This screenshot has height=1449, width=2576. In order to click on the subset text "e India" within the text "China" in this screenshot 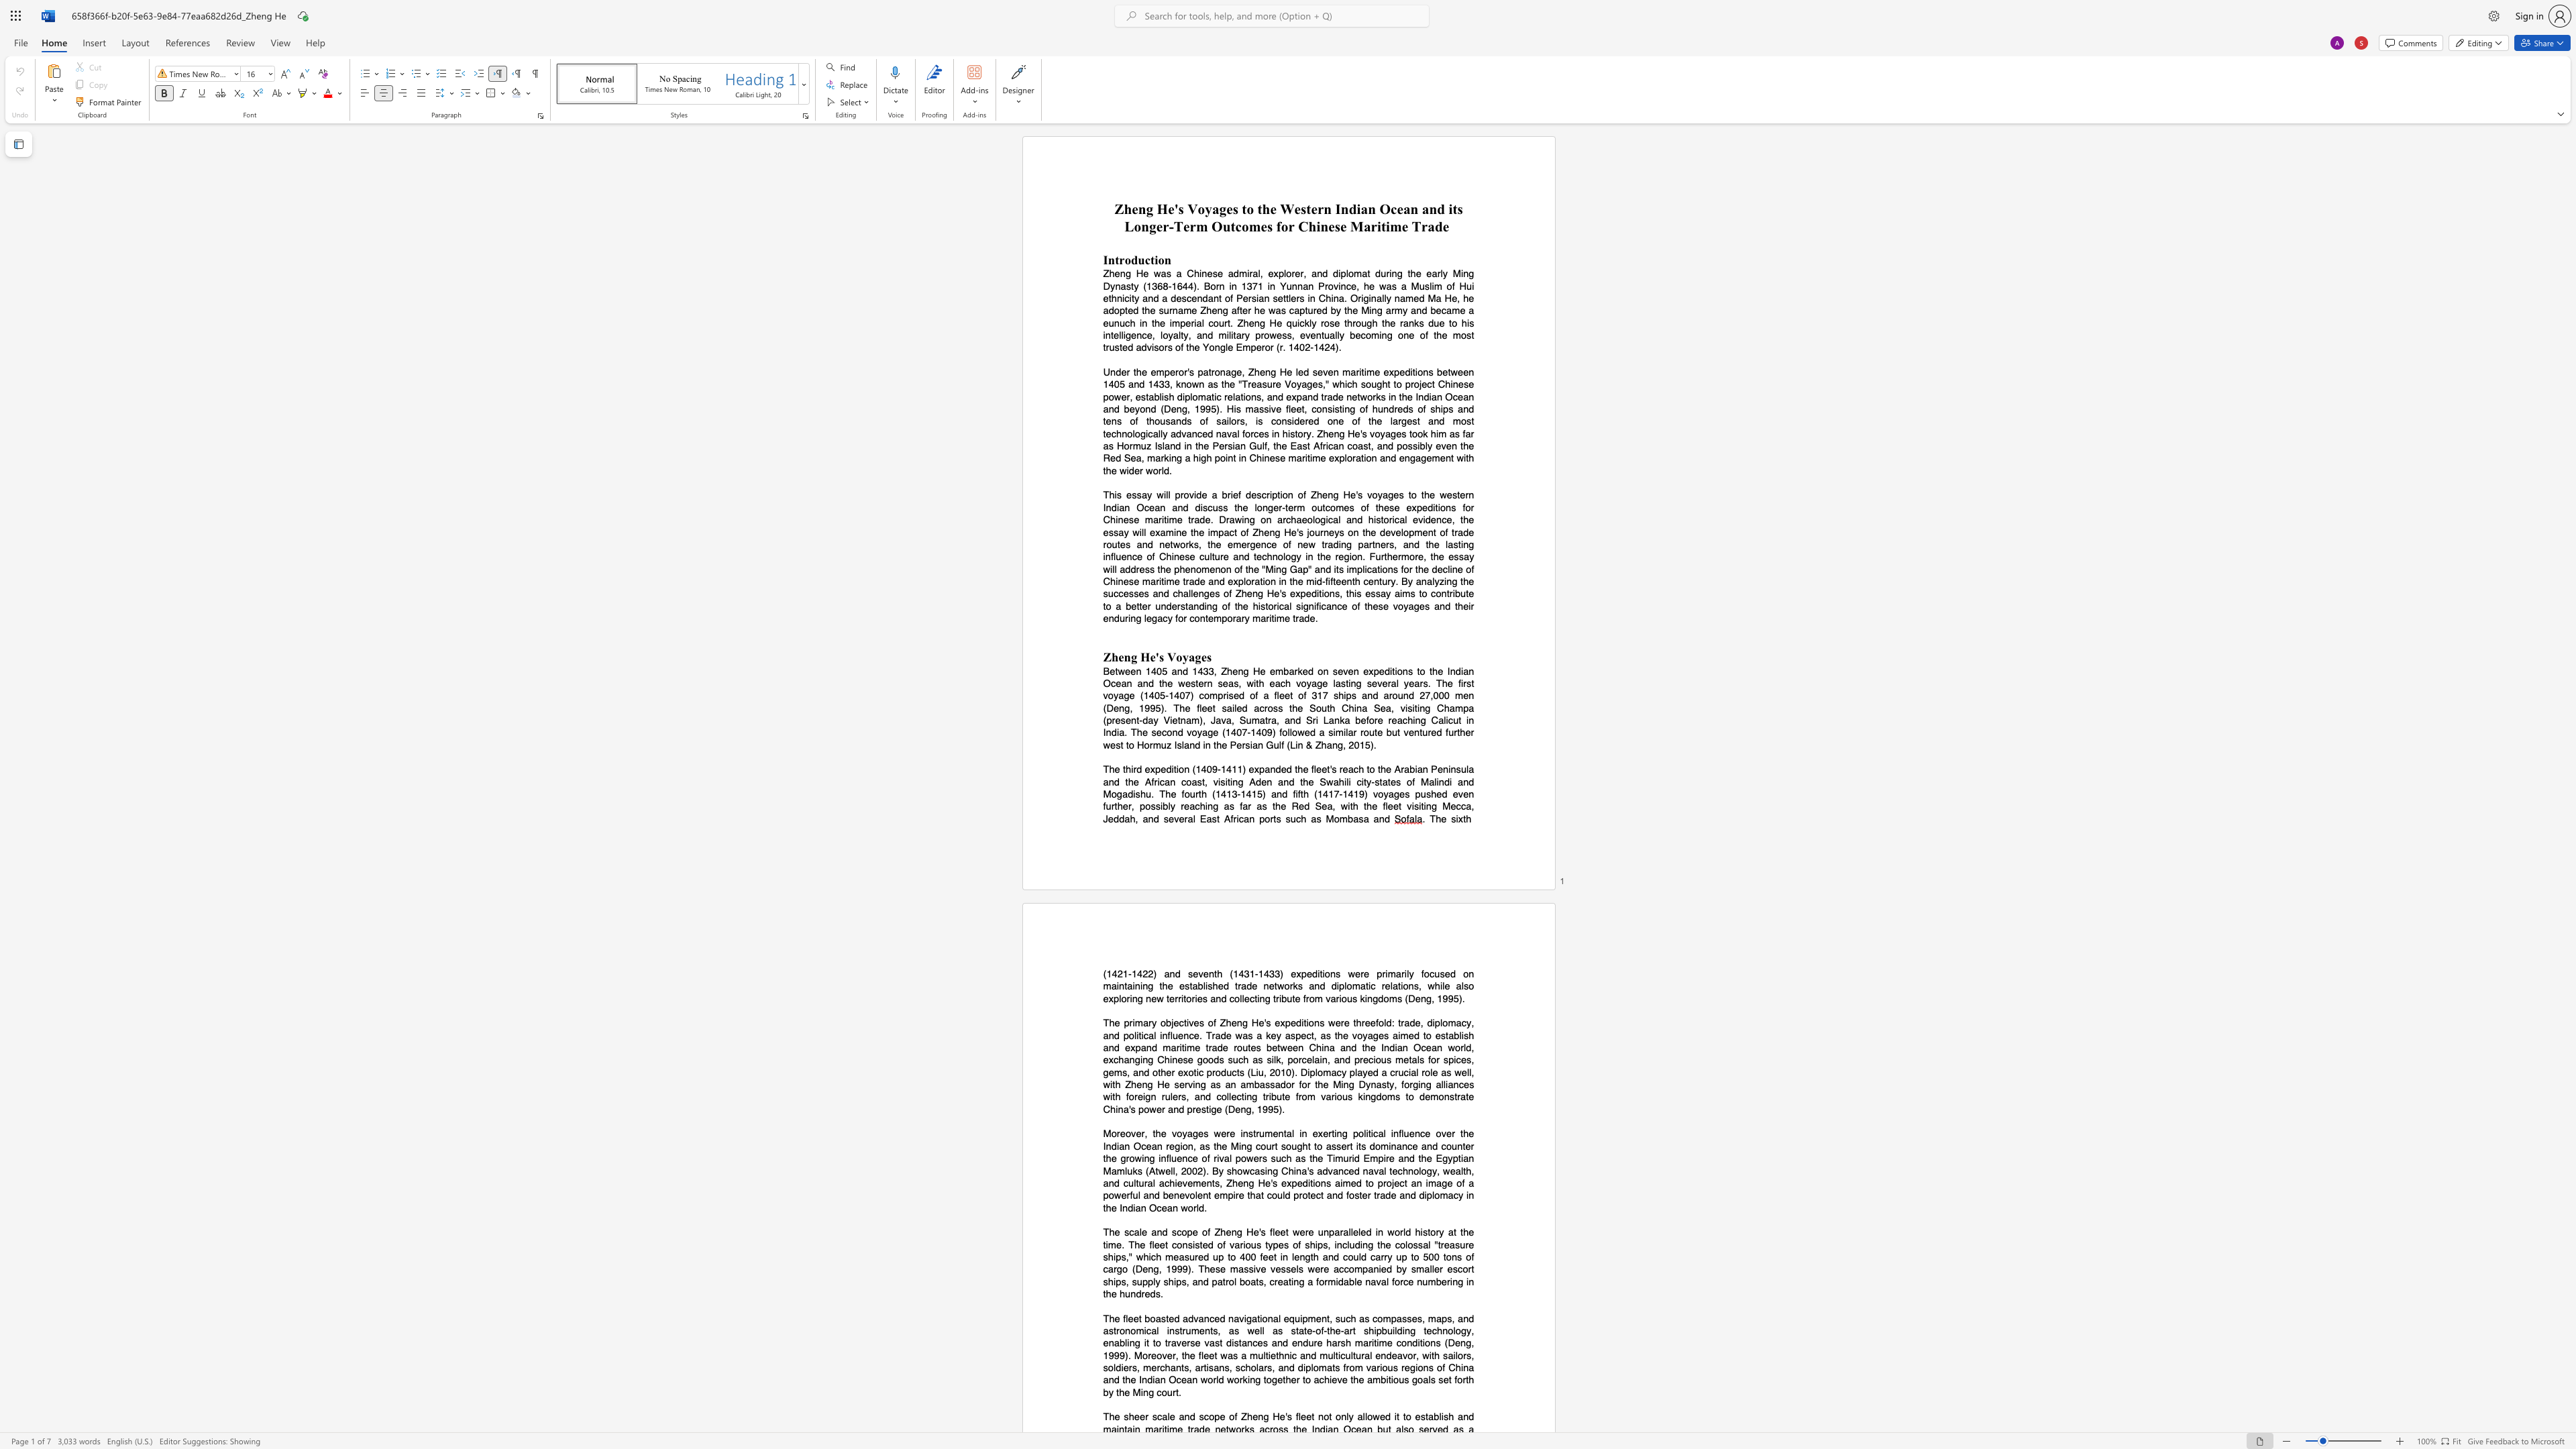, I will do `click(1111, 1207)`.